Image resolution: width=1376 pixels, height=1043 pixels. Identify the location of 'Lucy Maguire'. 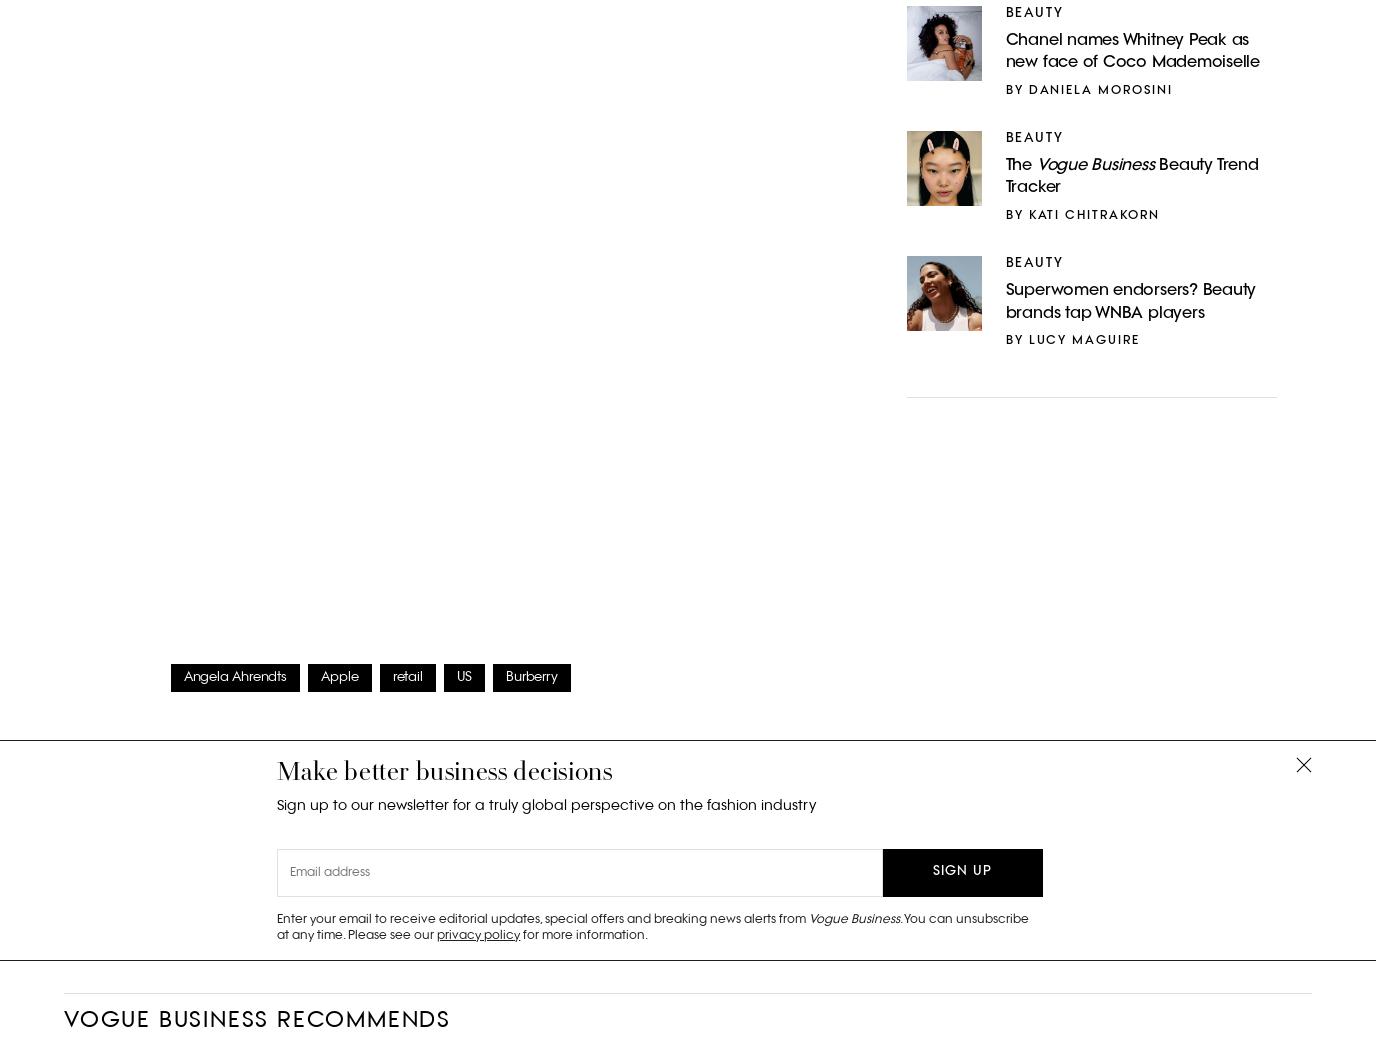
(1083, 339).